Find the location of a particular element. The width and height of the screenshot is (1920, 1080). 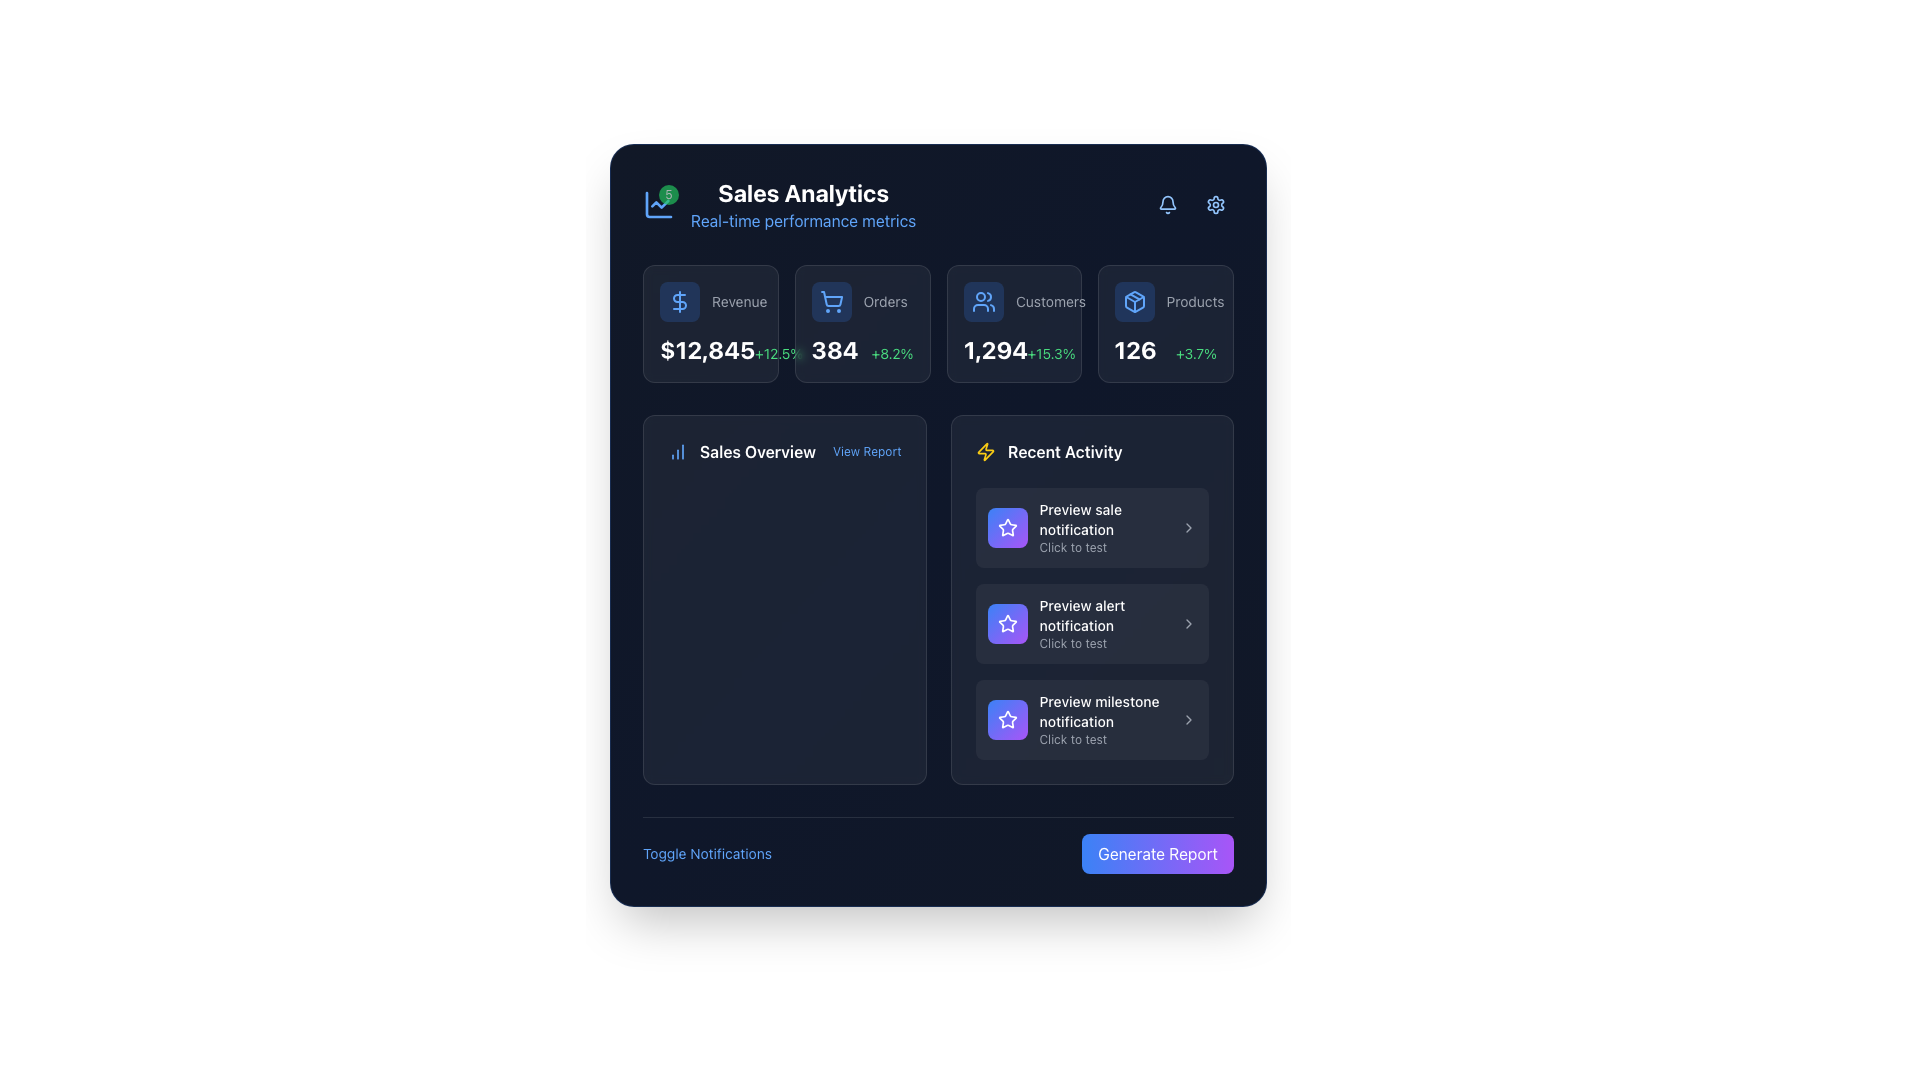

the star icon with a white border on a purple background located in the top-center of the 'Preview sale notification' card in the 'Recent Activity' section is located at coordinates (1007, 622).